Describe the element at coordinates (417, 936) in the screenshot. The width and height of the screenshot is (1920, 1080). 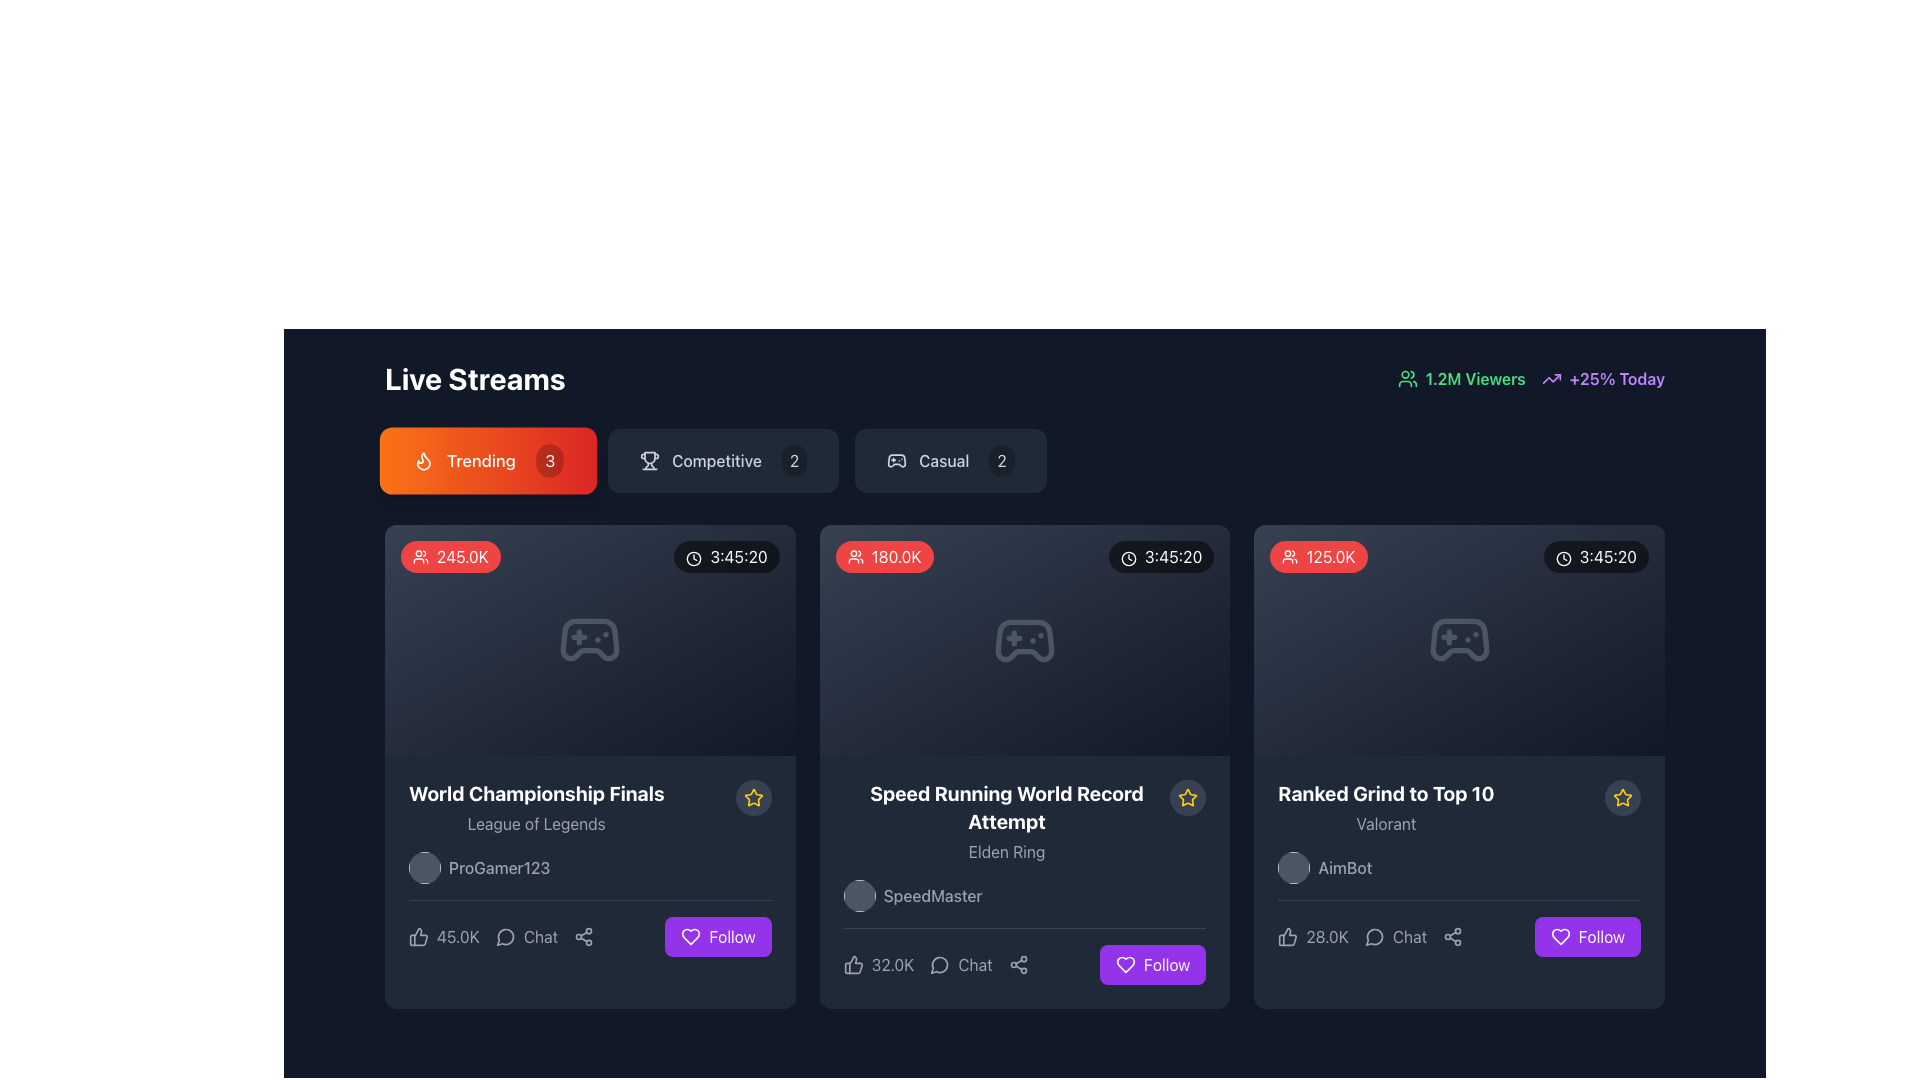
I see `the interactive icon button representing positive feedback, located in the bottom left corner of the 'World Championship Finals' card` at that location.